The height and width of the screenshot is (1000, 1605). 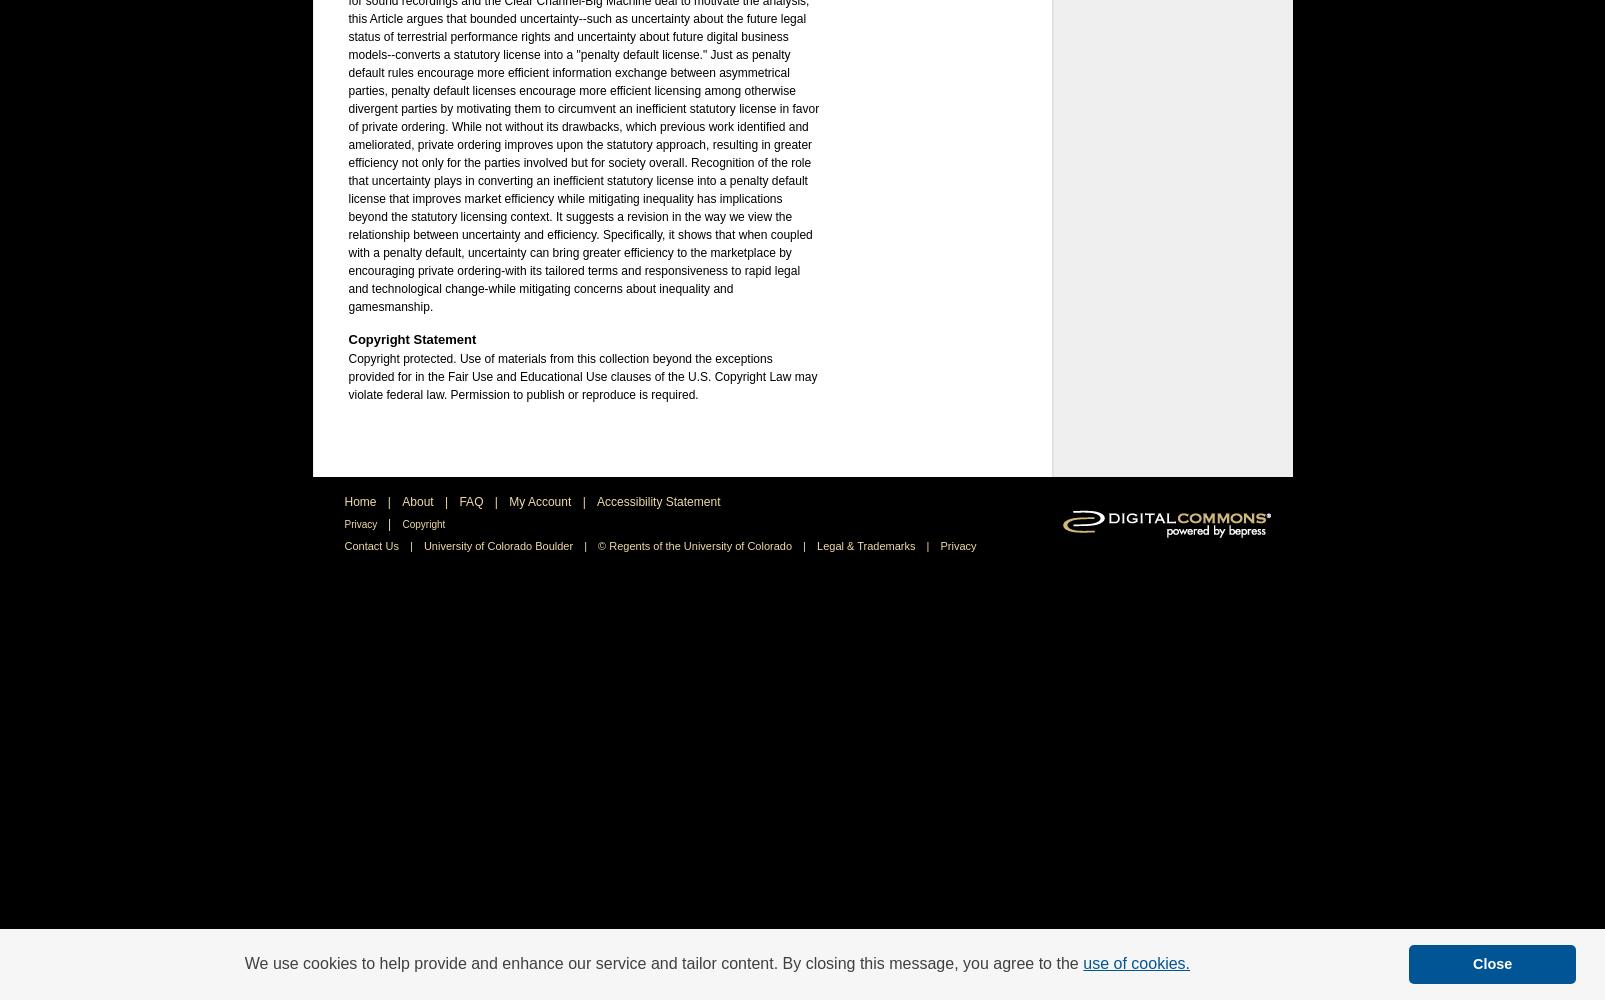 What do you see at coordinates (1491, 963) in the screenshot?
I see `'Close'` at bounding box center [1491, 963].